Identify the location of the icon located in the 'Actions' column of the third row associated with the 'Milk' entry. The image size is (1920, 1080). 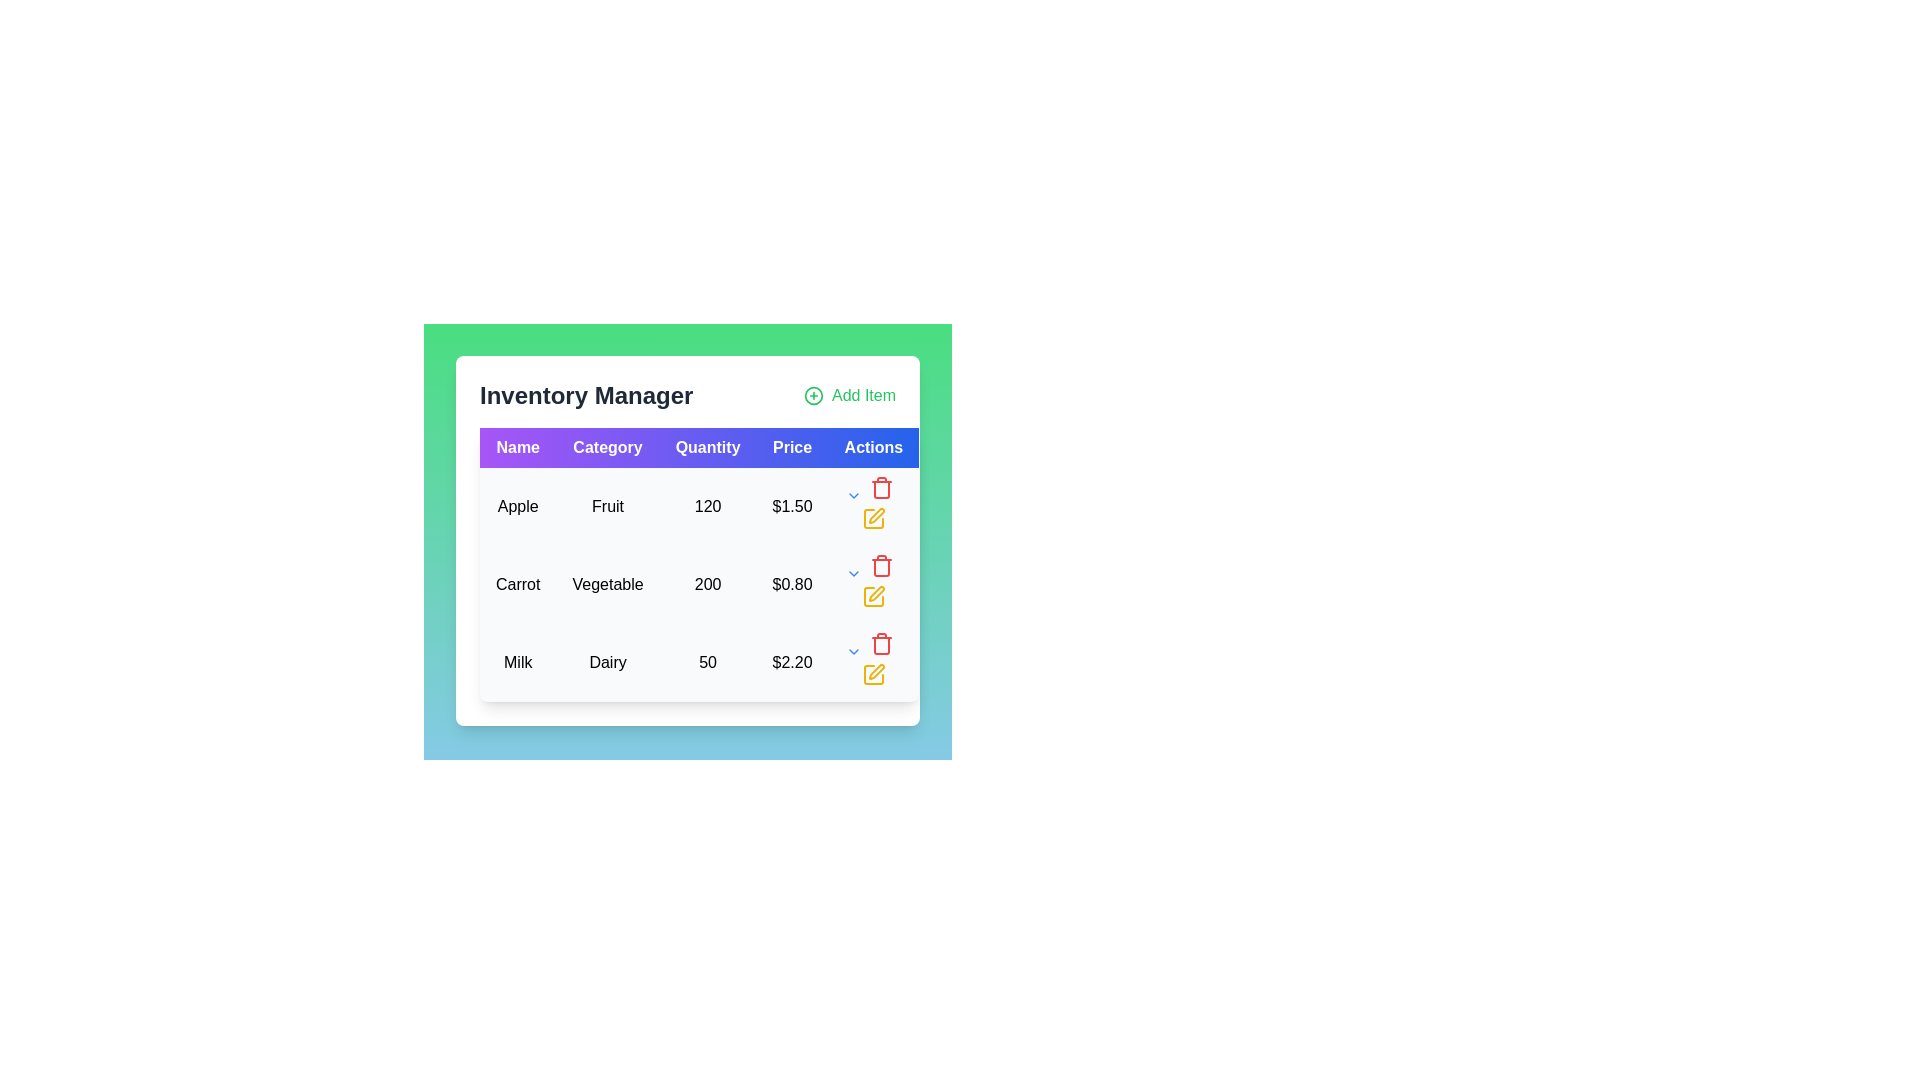
(873, 518).